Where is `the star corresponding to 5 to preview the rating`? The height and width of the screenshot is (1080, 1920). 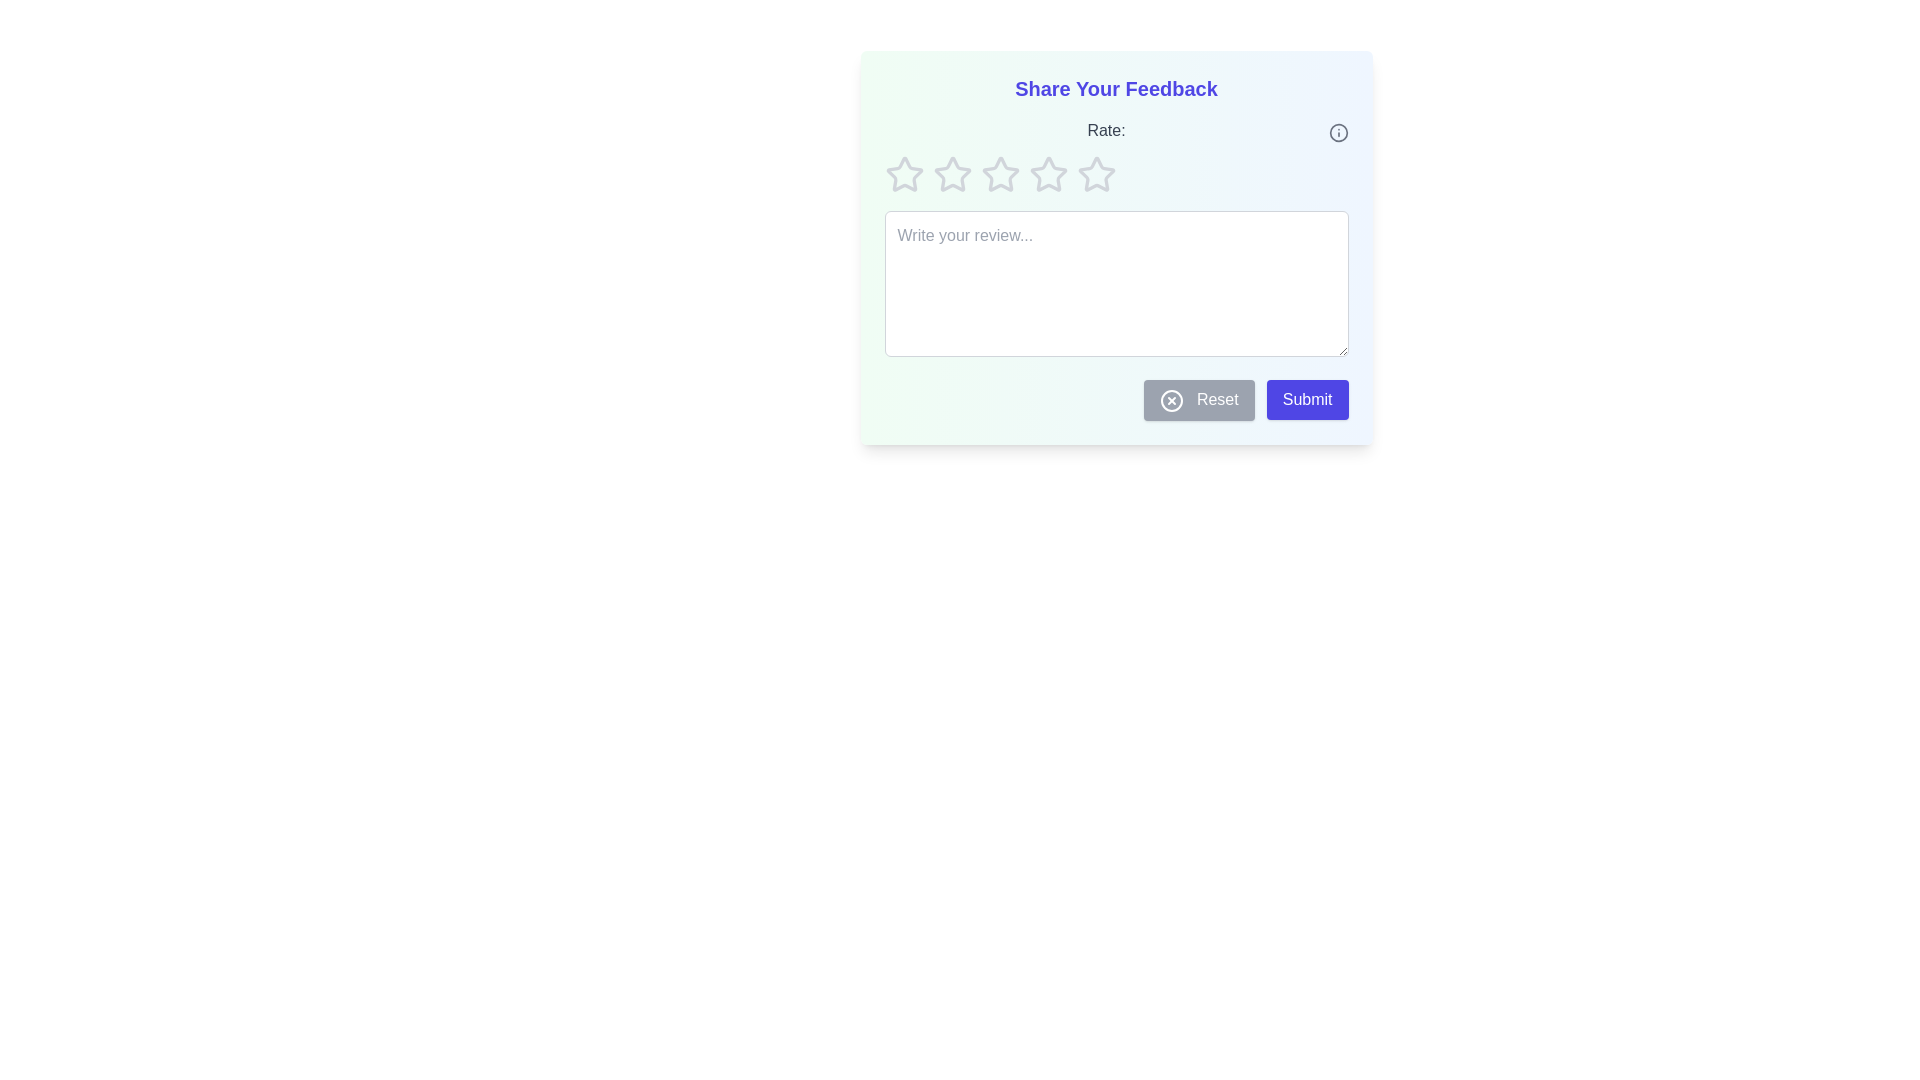 the star corresponding to 5 to preview the rating is located at coordinates (1095, 173).